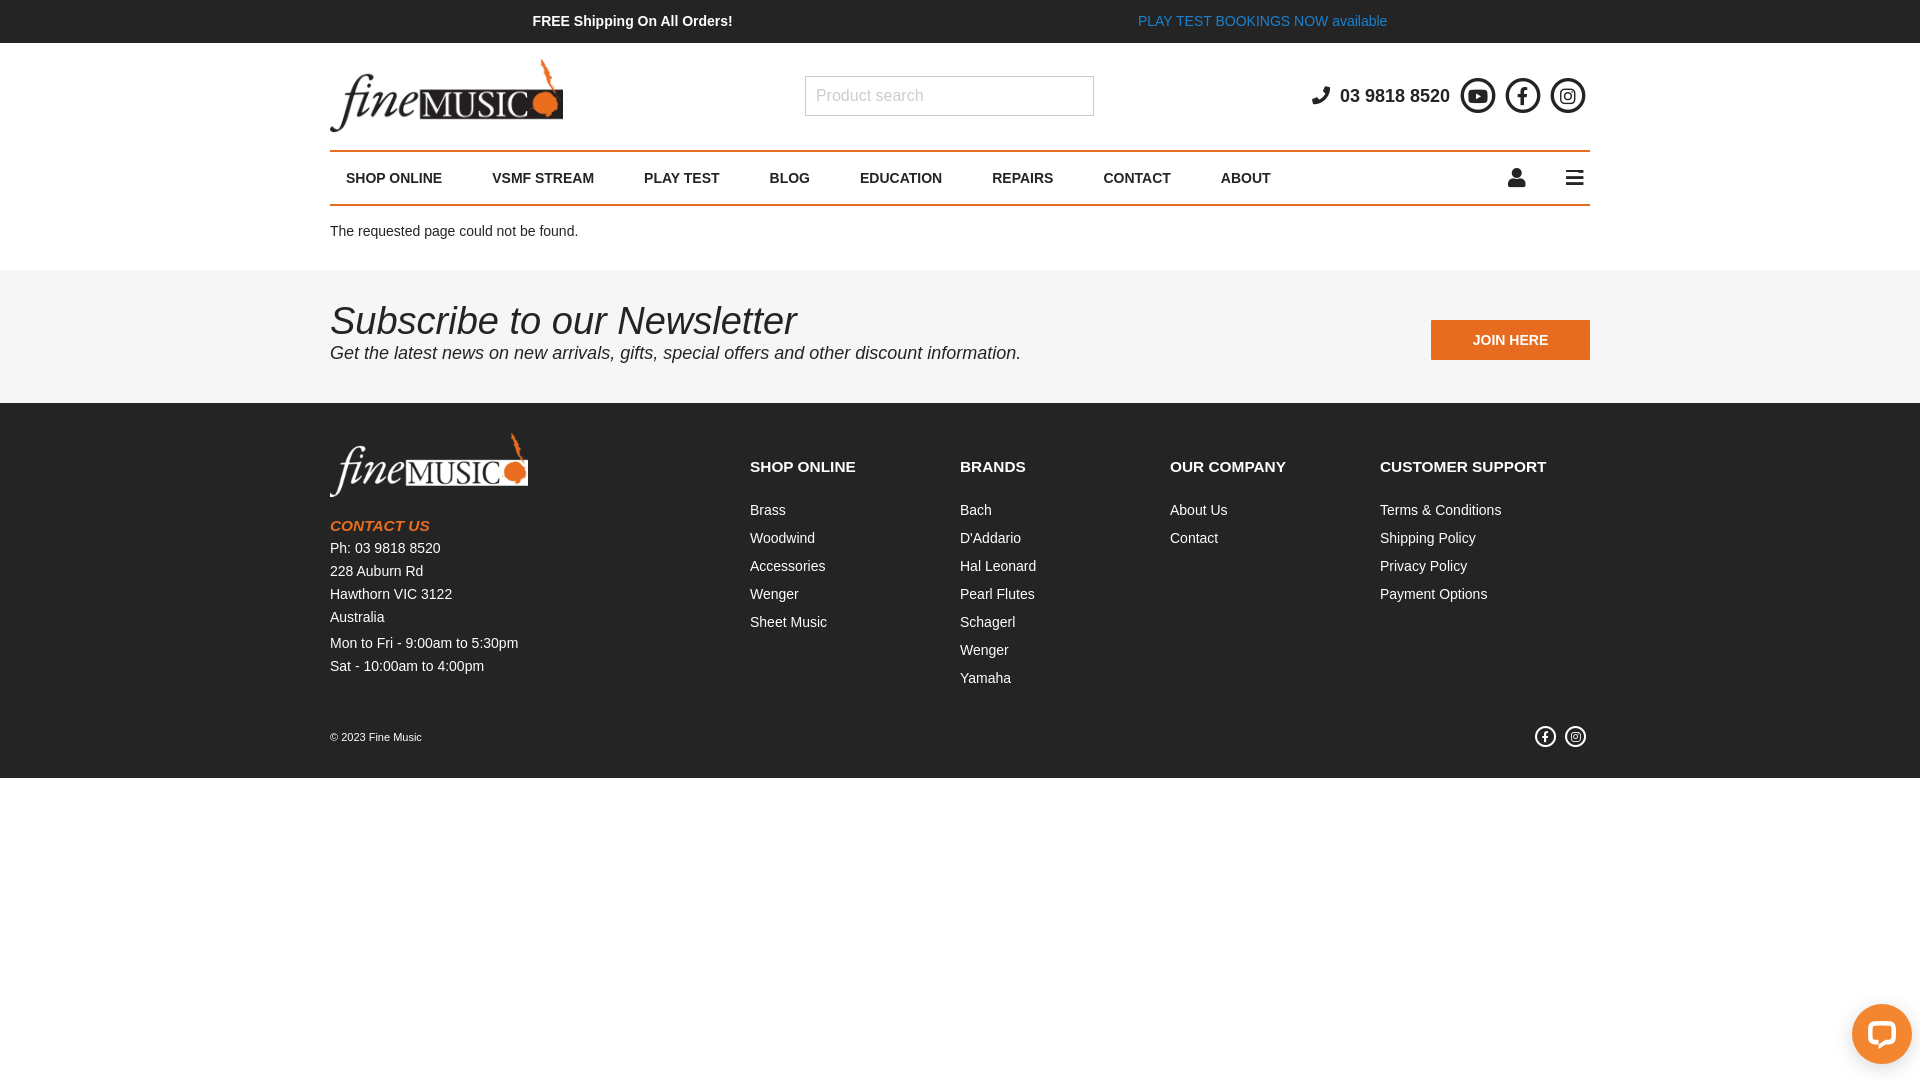 The height and width of the screenshot is (1080, 1920). I want to click on 'Shipping Policy', so click(1427, 536).